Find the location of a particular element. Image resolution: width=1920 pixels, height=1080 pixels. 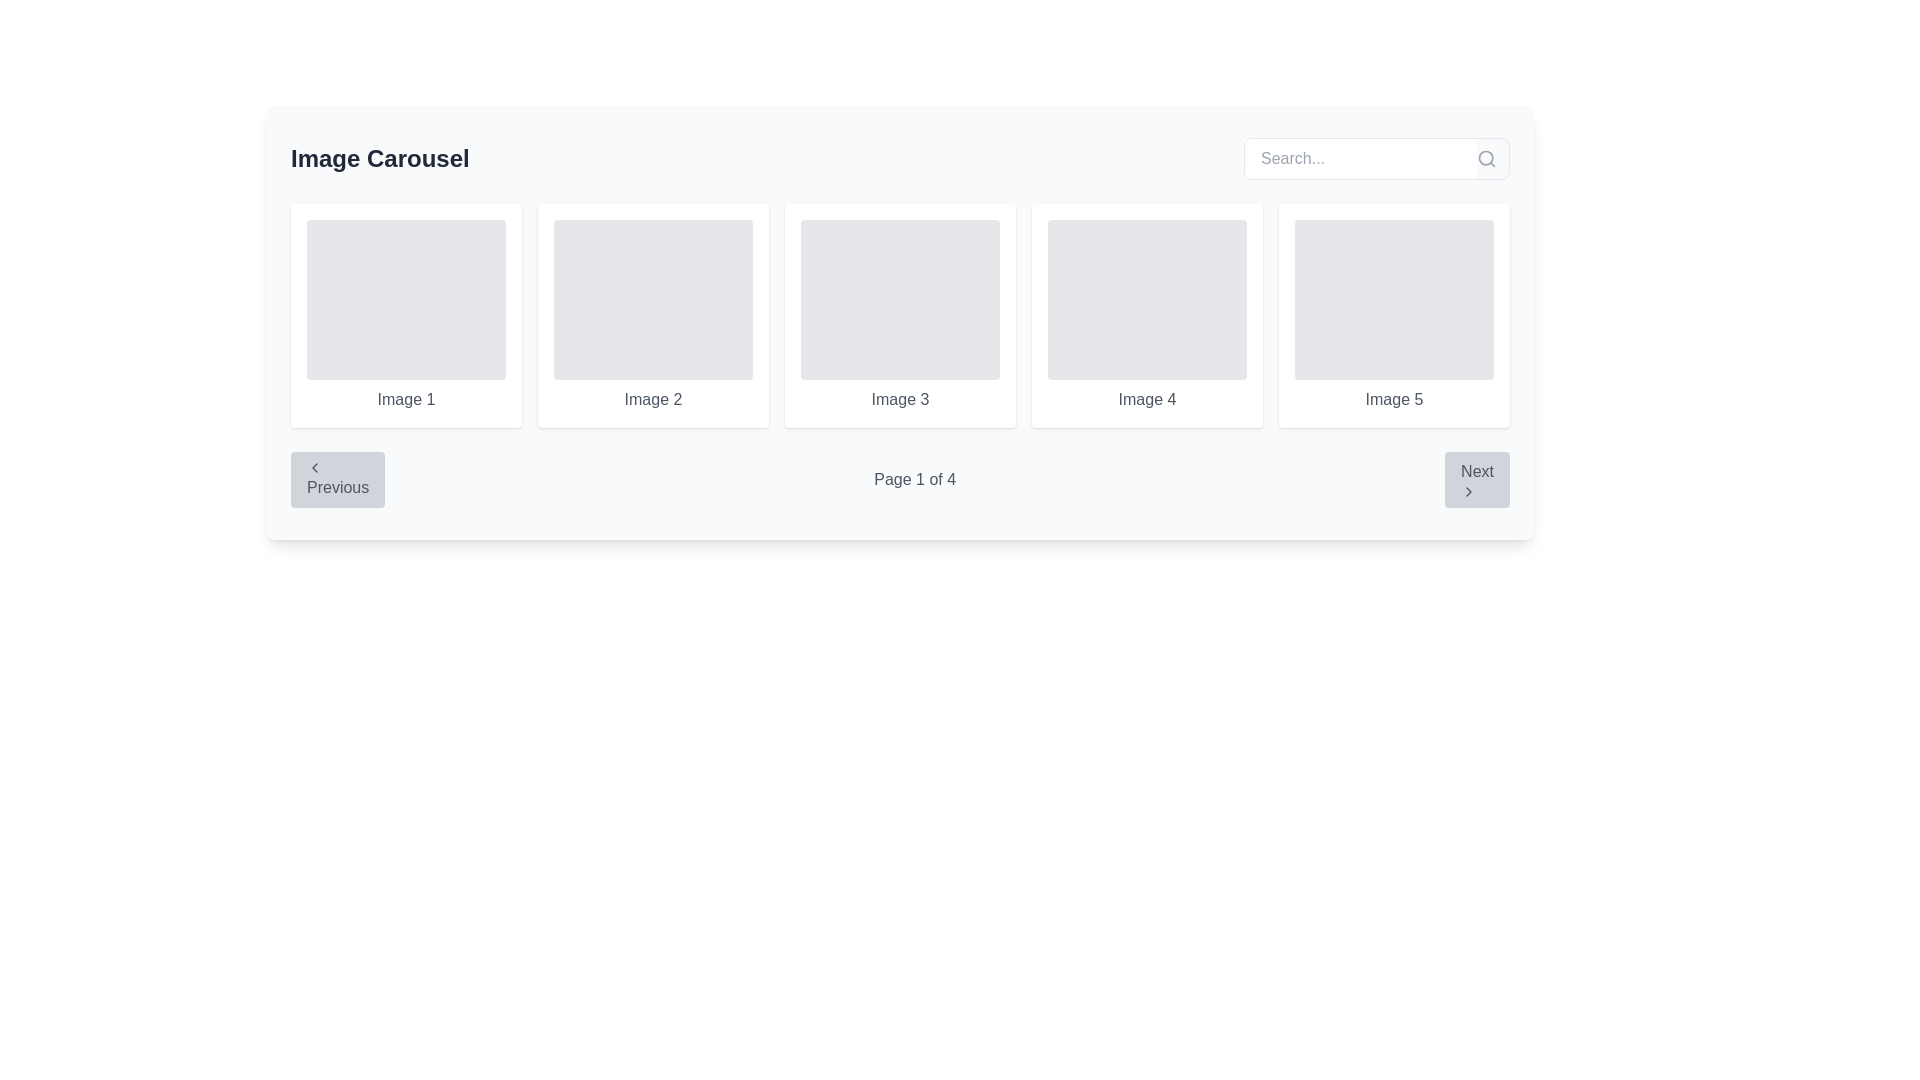

text from the label located directly beneath the first image placeholder in the first column of the horizontal list of image placeholders is located at coordinates (405, 400).